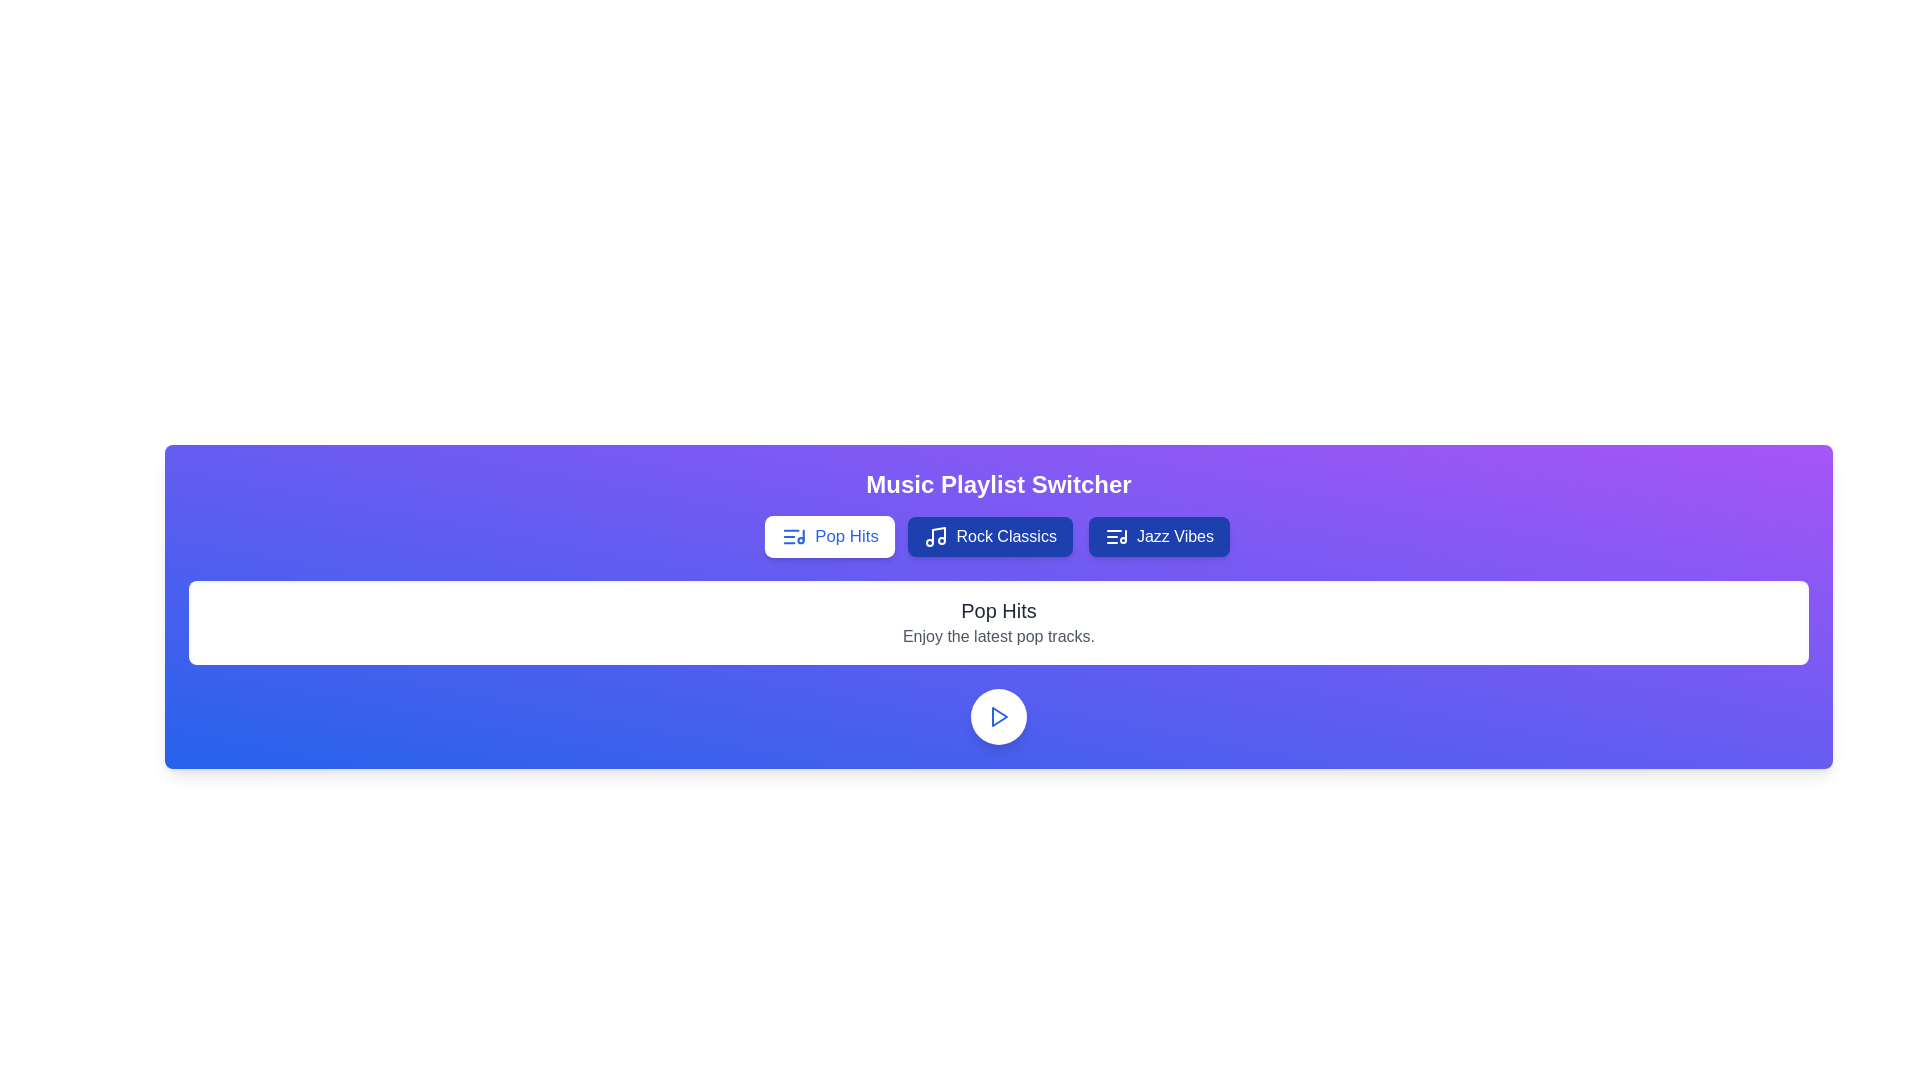 The width and height of the screenshot is (1920, 1080). What do you see at coordinates (935, 535) in the screenshot?
I see `the 'Rock Classics' icon which visually signifies the playlist, located in the middle section of the interface between 'Pop Hits' and 'Jazz Vibes'` at bounding box center [935, 535].